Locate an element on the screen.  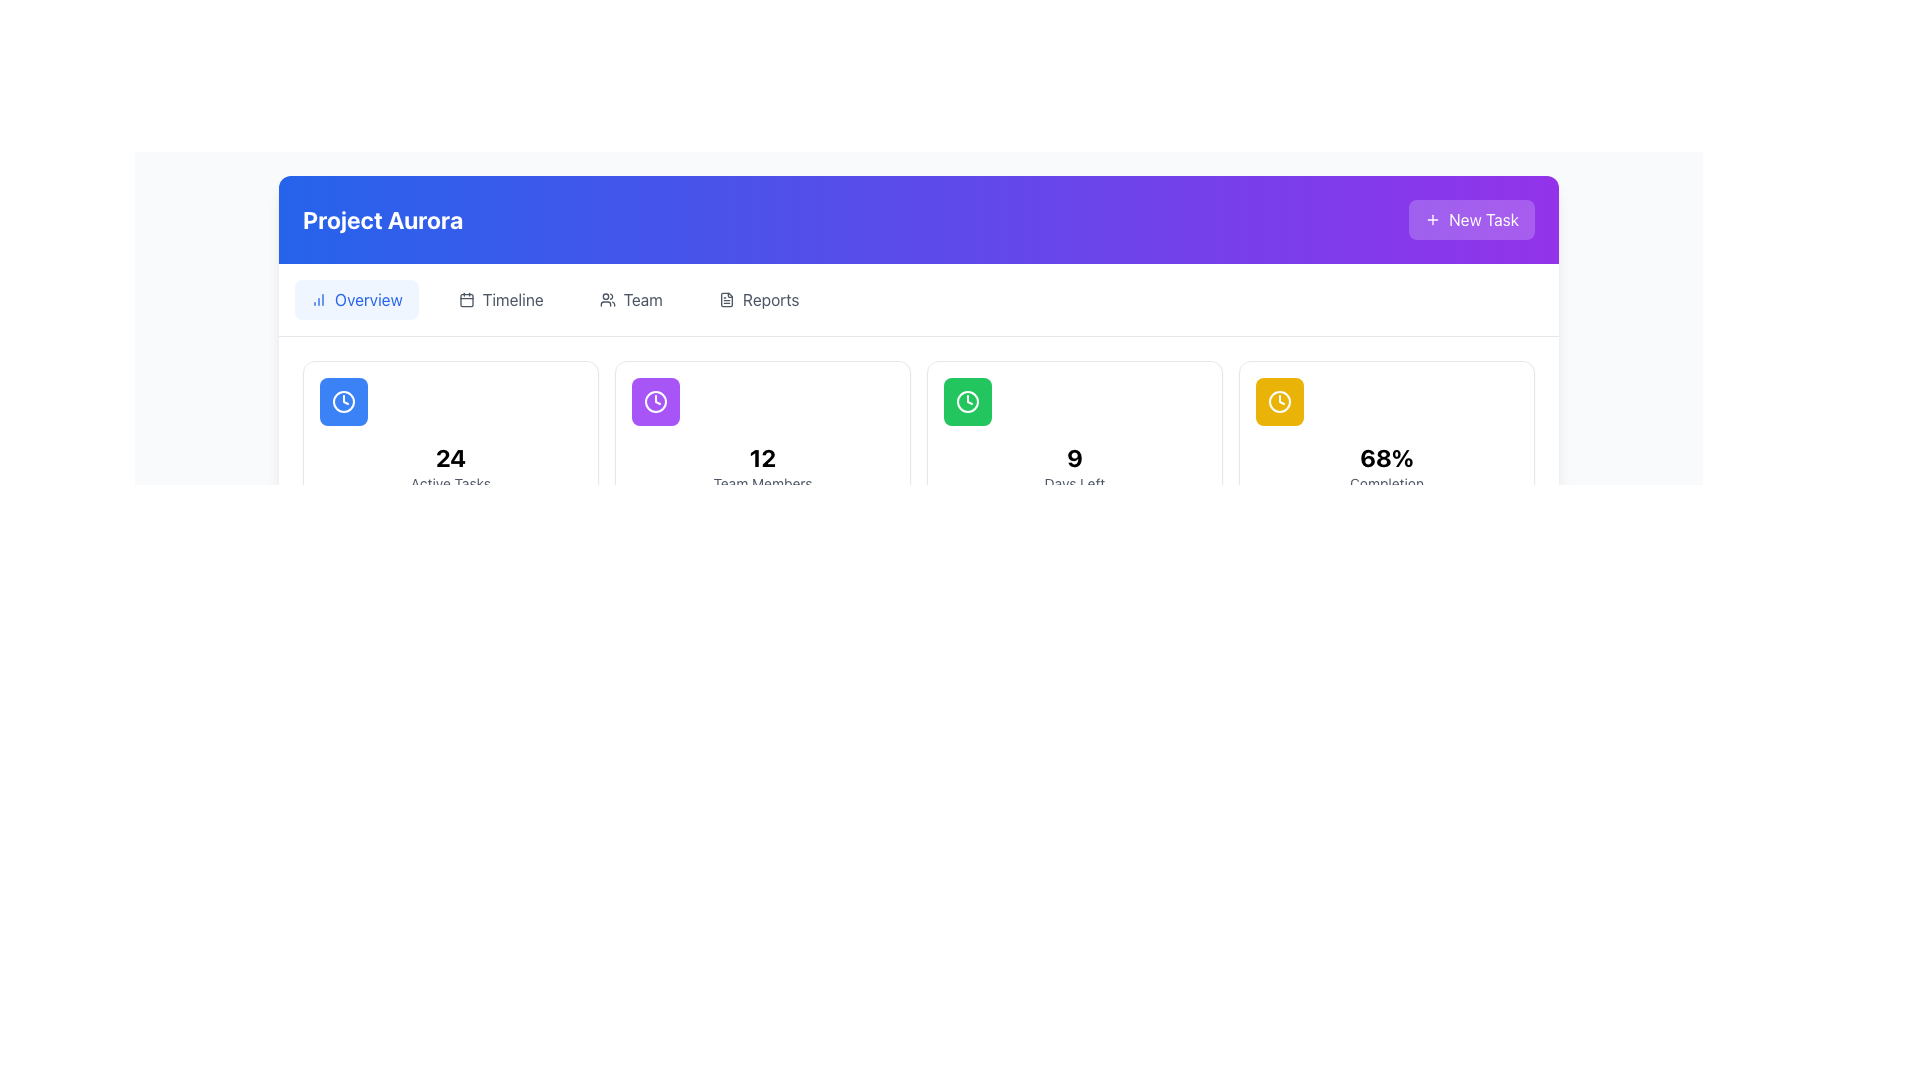
the text label displaying 'Completion' in small gray font, located below the bold '68%' percentage text in the bottom right of the card layout is located at coordinates (1386, 483).